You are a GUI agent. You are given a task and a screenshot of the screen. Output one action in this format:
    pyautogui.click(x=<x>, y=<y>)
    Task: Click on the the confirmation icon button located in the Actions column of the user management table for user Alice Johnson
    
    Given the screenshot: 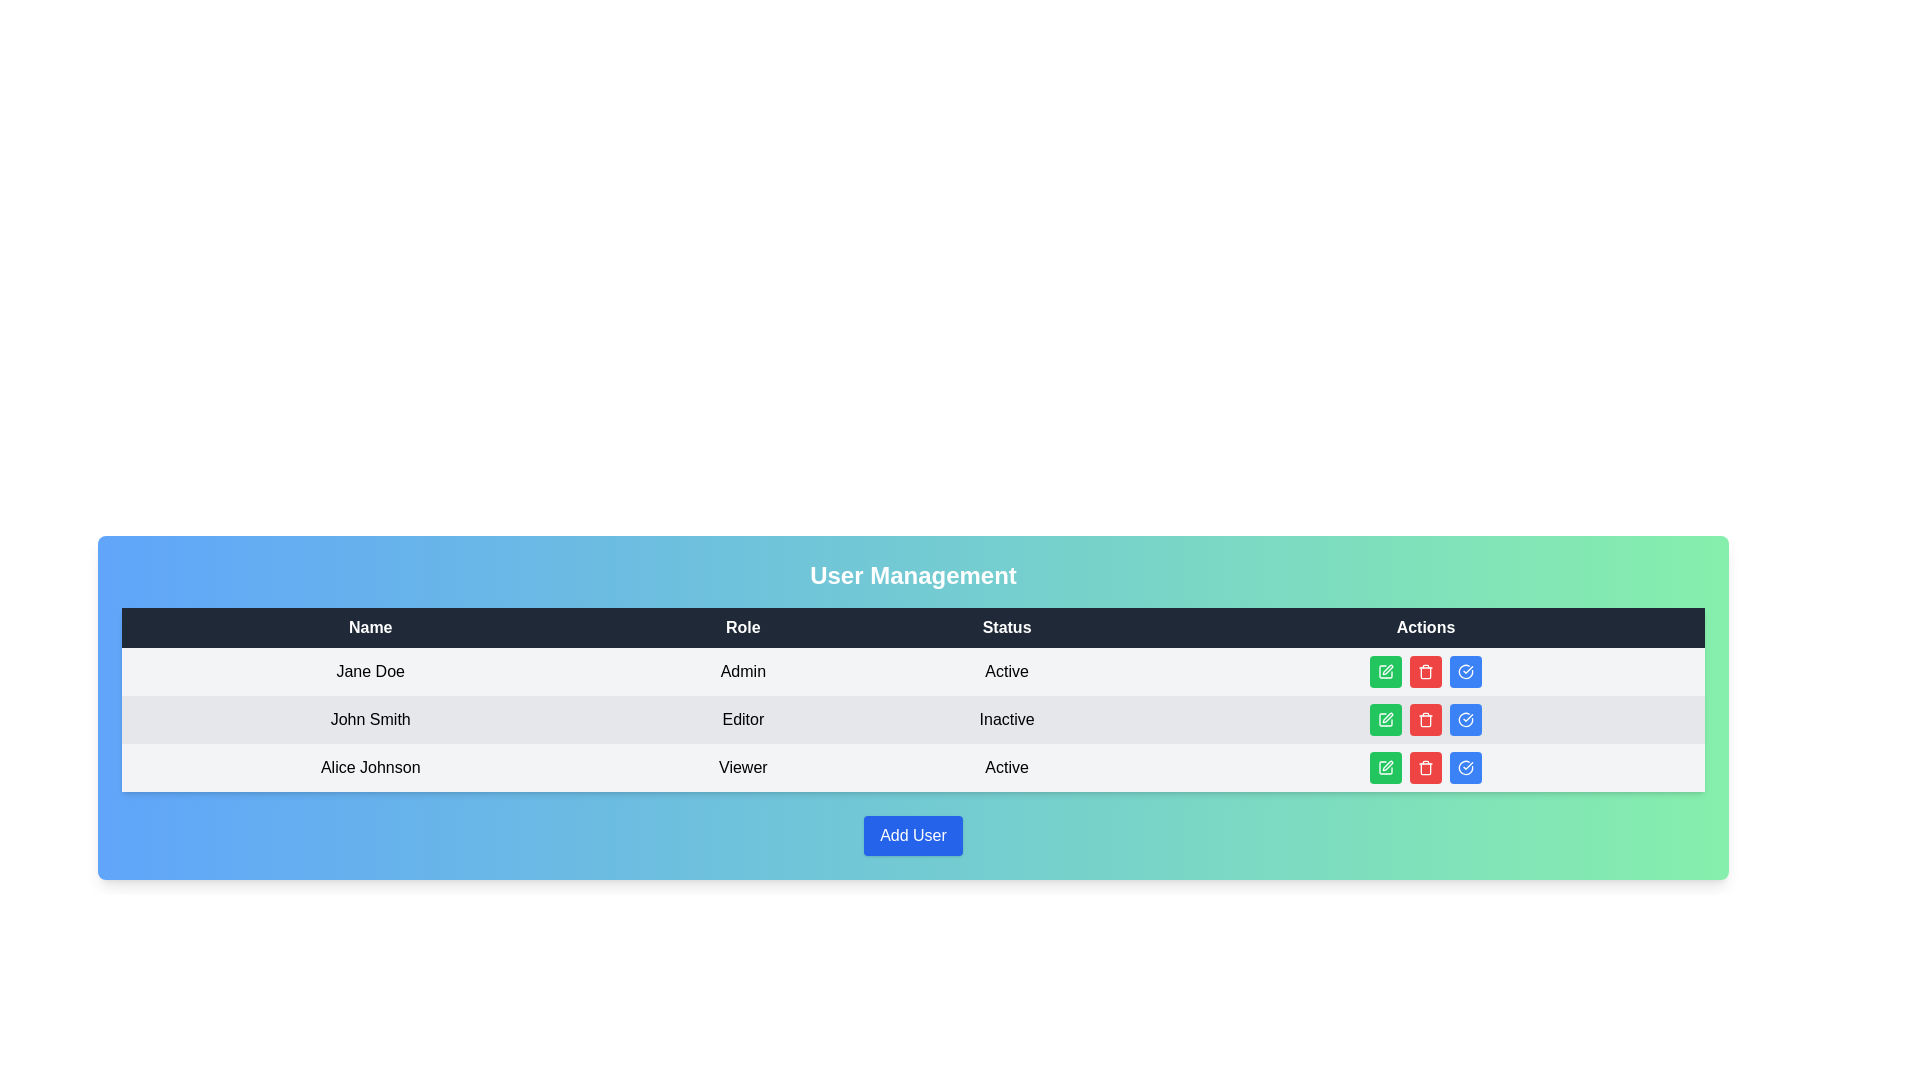 What is the action you would take?
    pyautogui.click(x=1465, y=671)
    